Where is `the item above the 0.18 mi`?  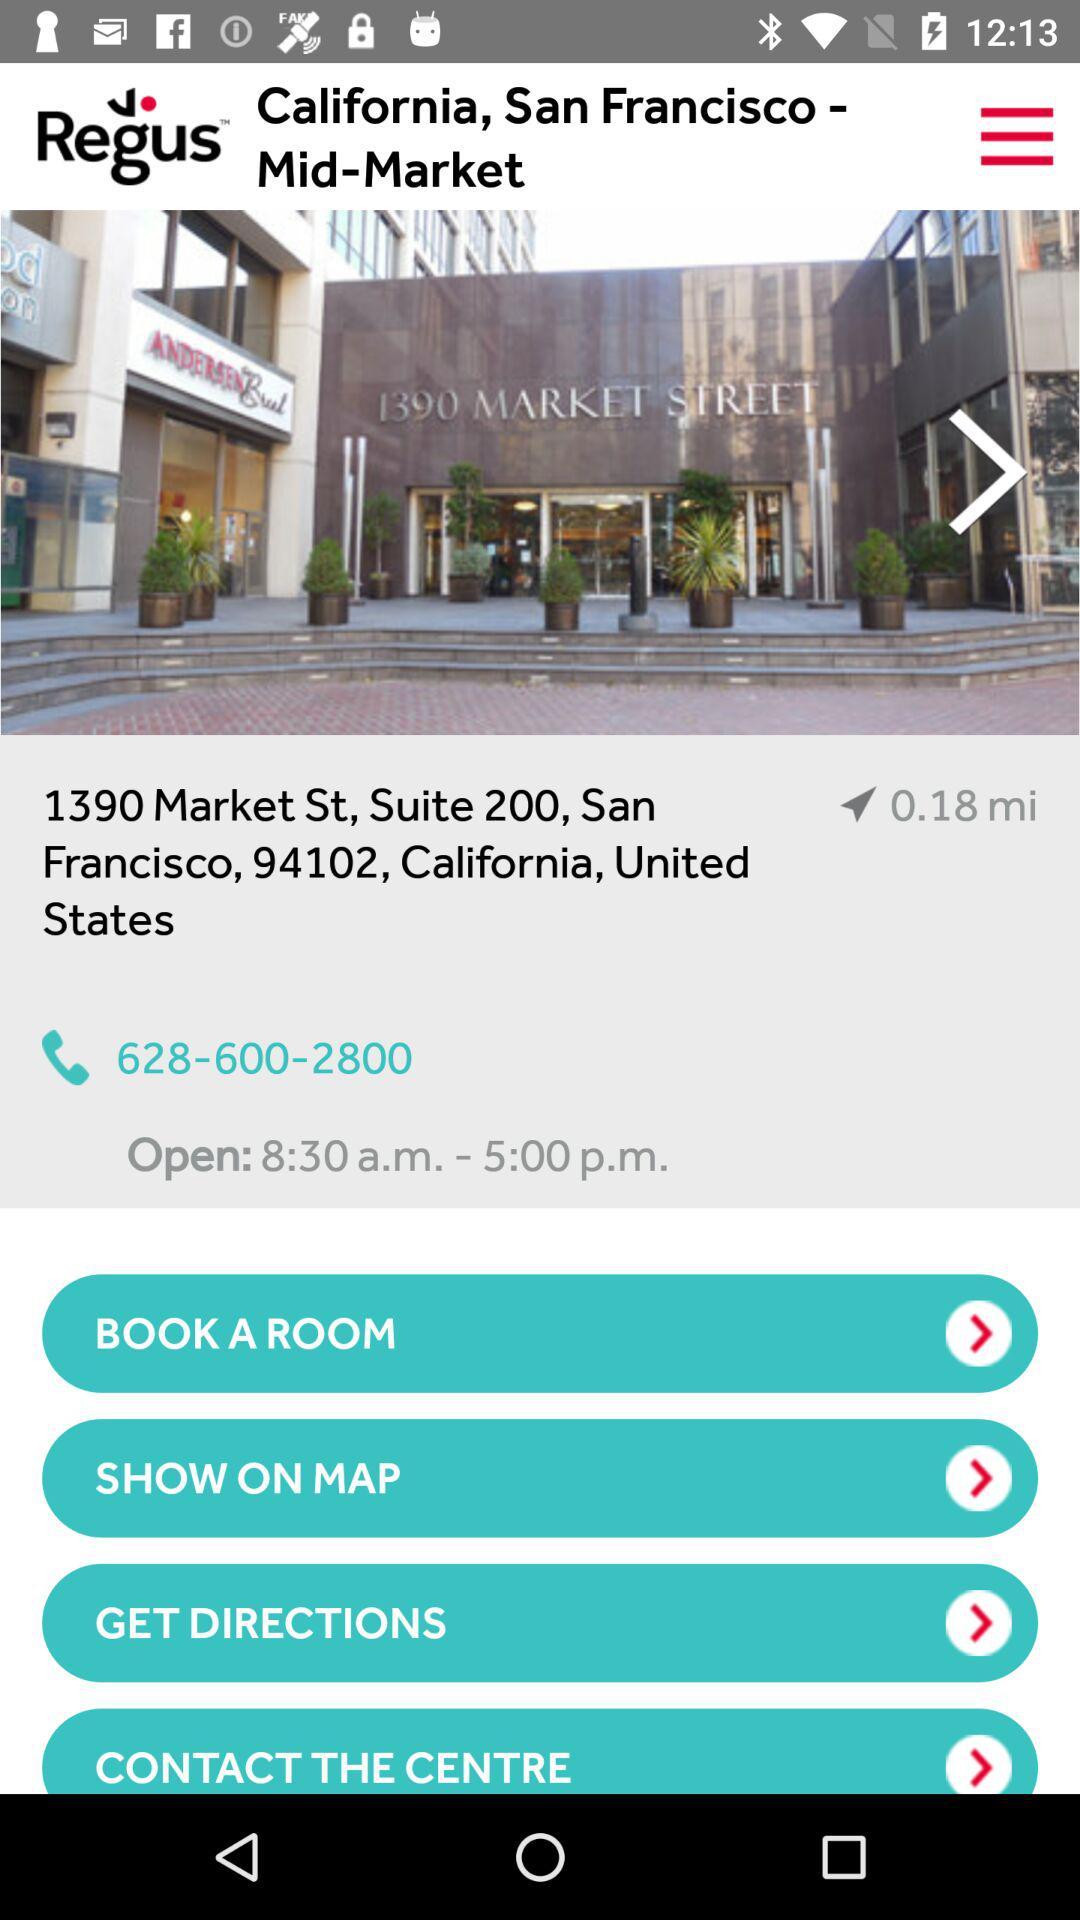 the item above the 0.18 mi is located at coordinates (987, 471).